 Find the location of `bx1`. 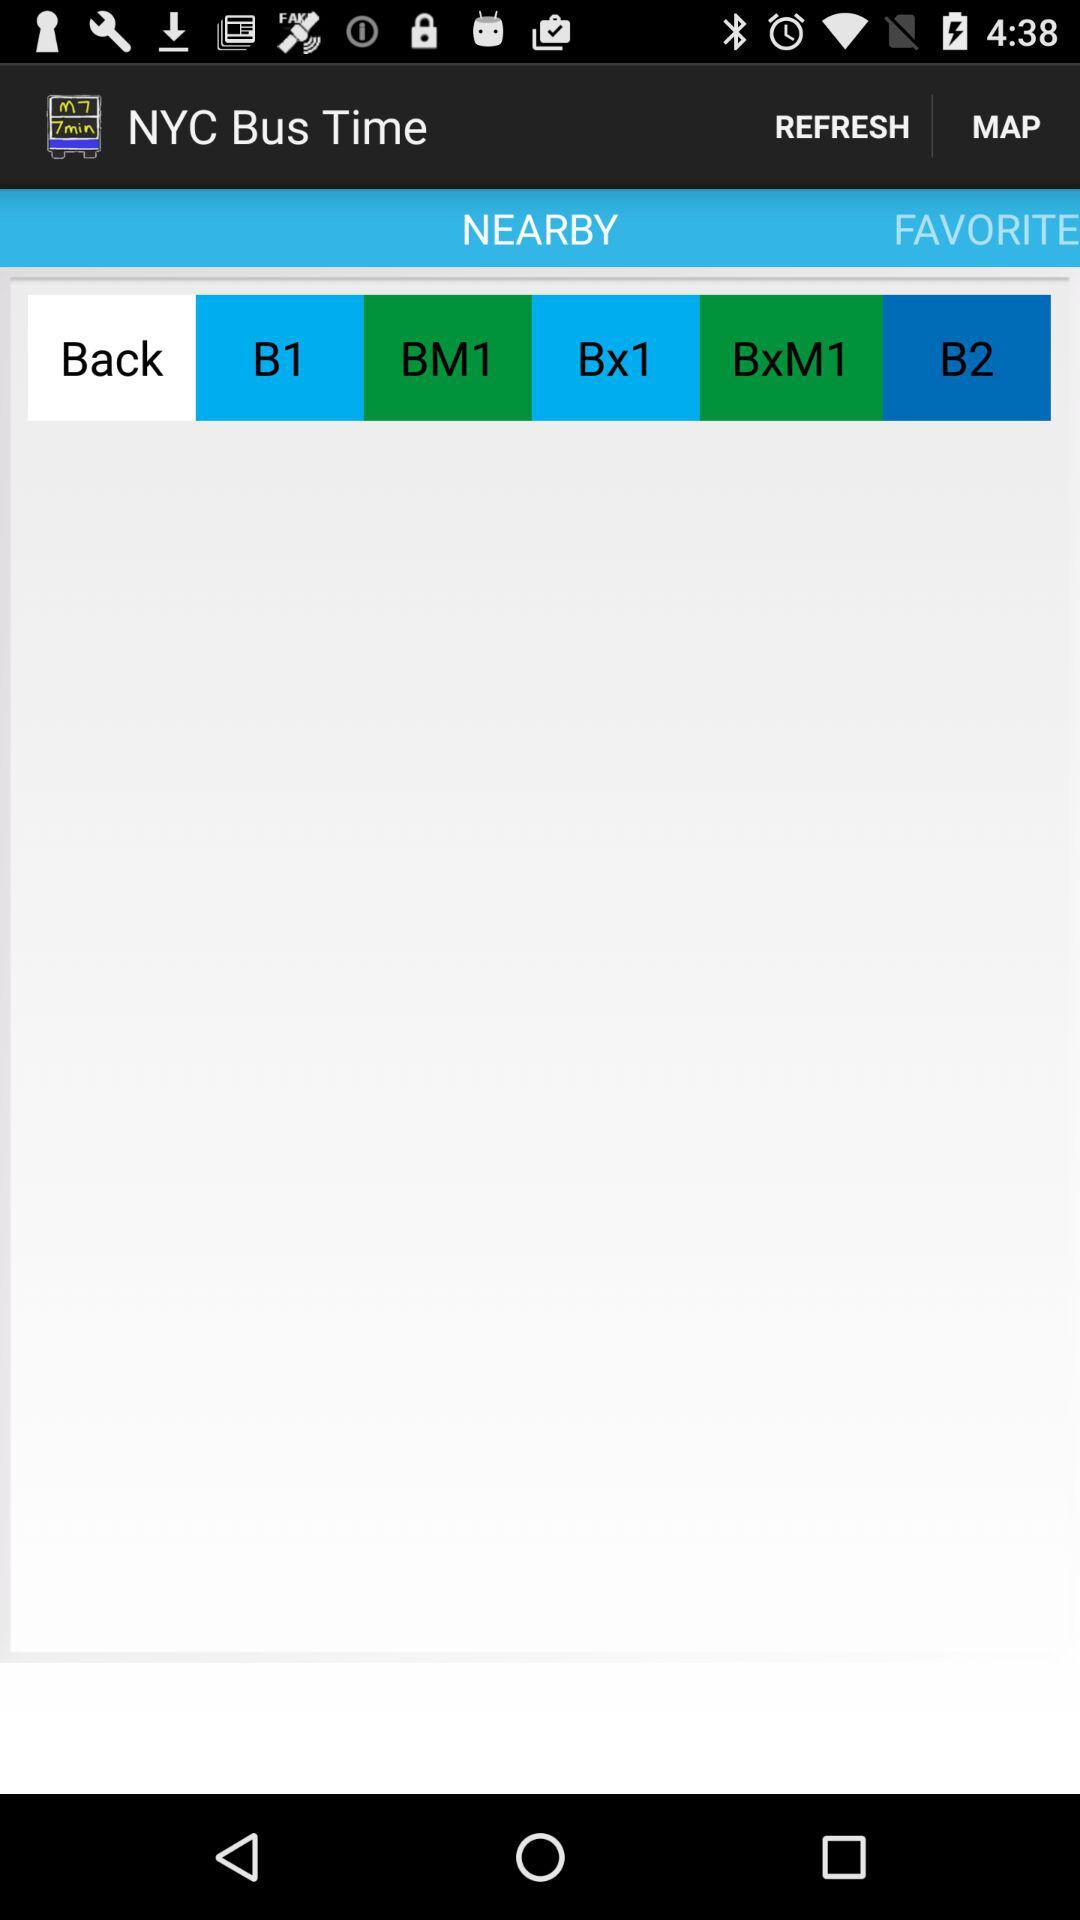

bx1 is located at coordinates (614, 357).